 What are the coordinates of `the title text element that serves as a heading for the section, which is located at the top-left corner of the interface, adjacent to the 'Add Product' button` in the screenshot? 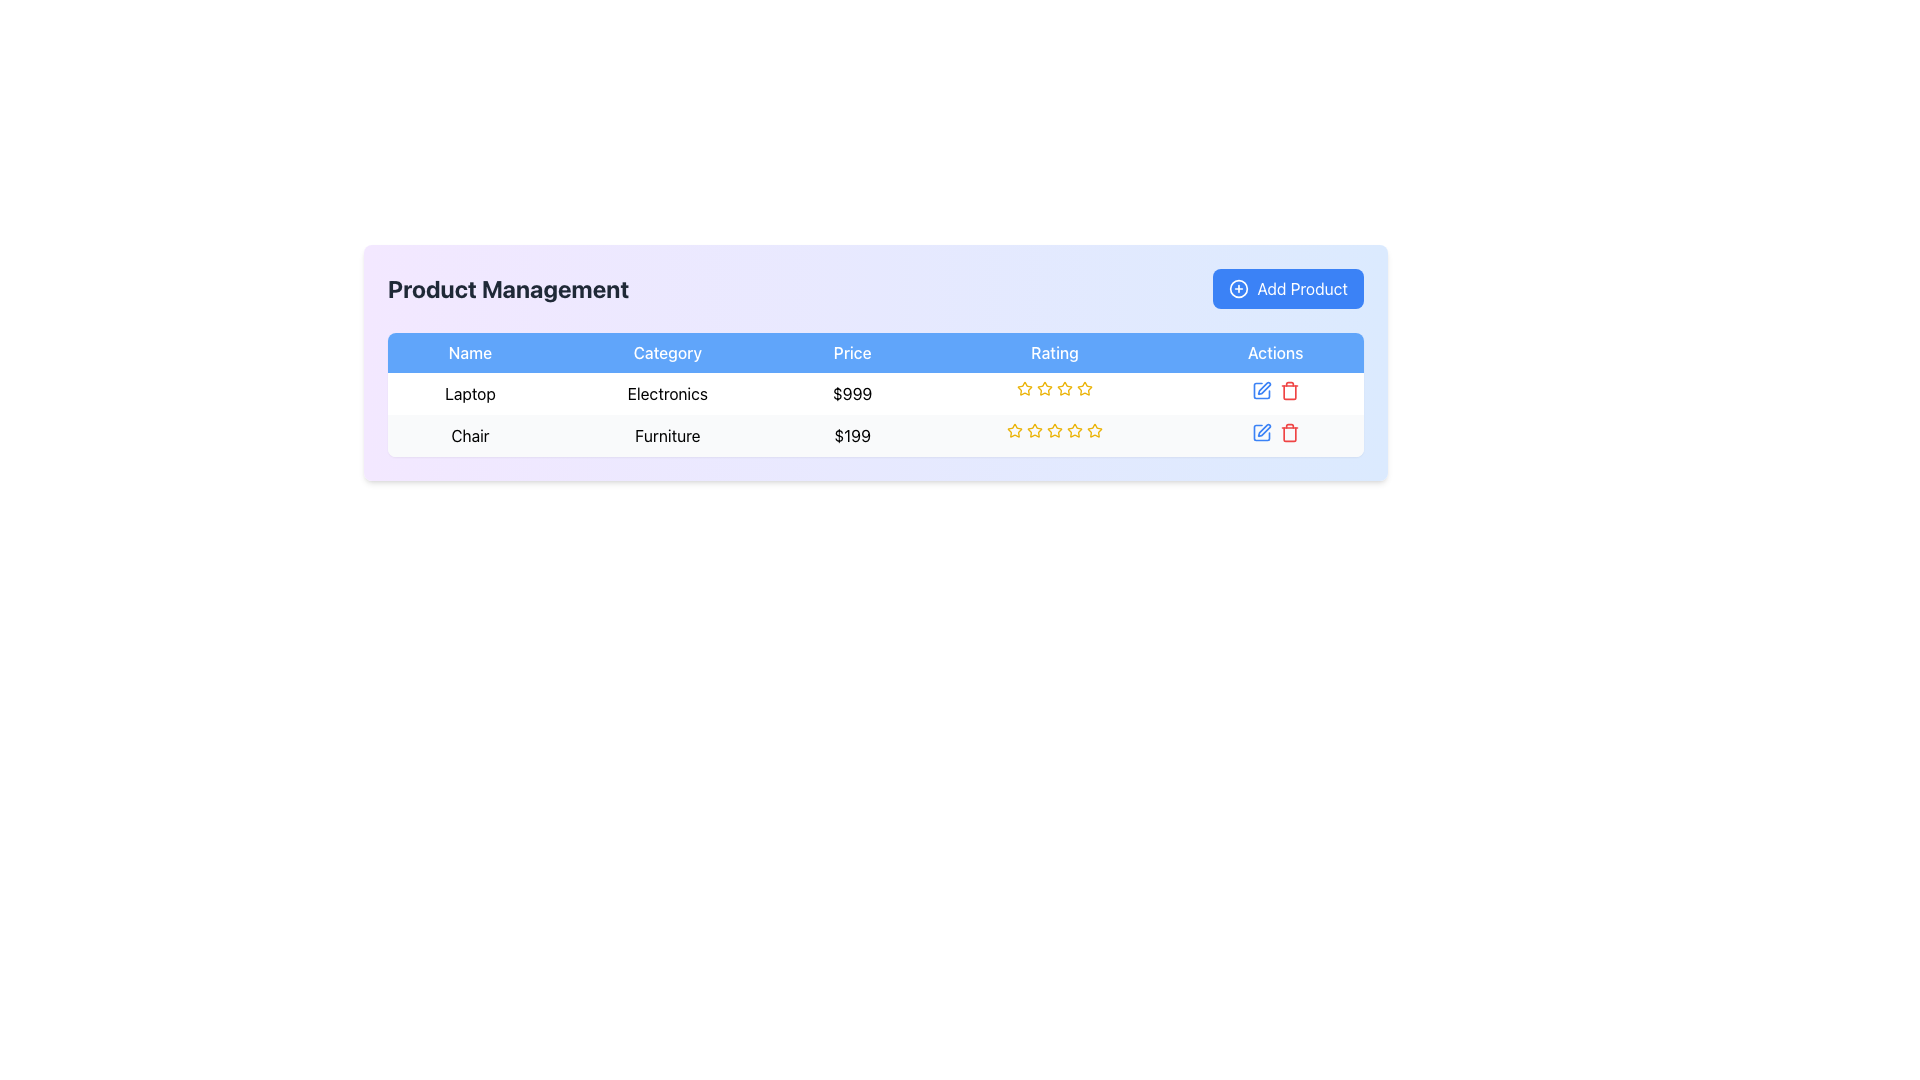 It's located at (508, 289).